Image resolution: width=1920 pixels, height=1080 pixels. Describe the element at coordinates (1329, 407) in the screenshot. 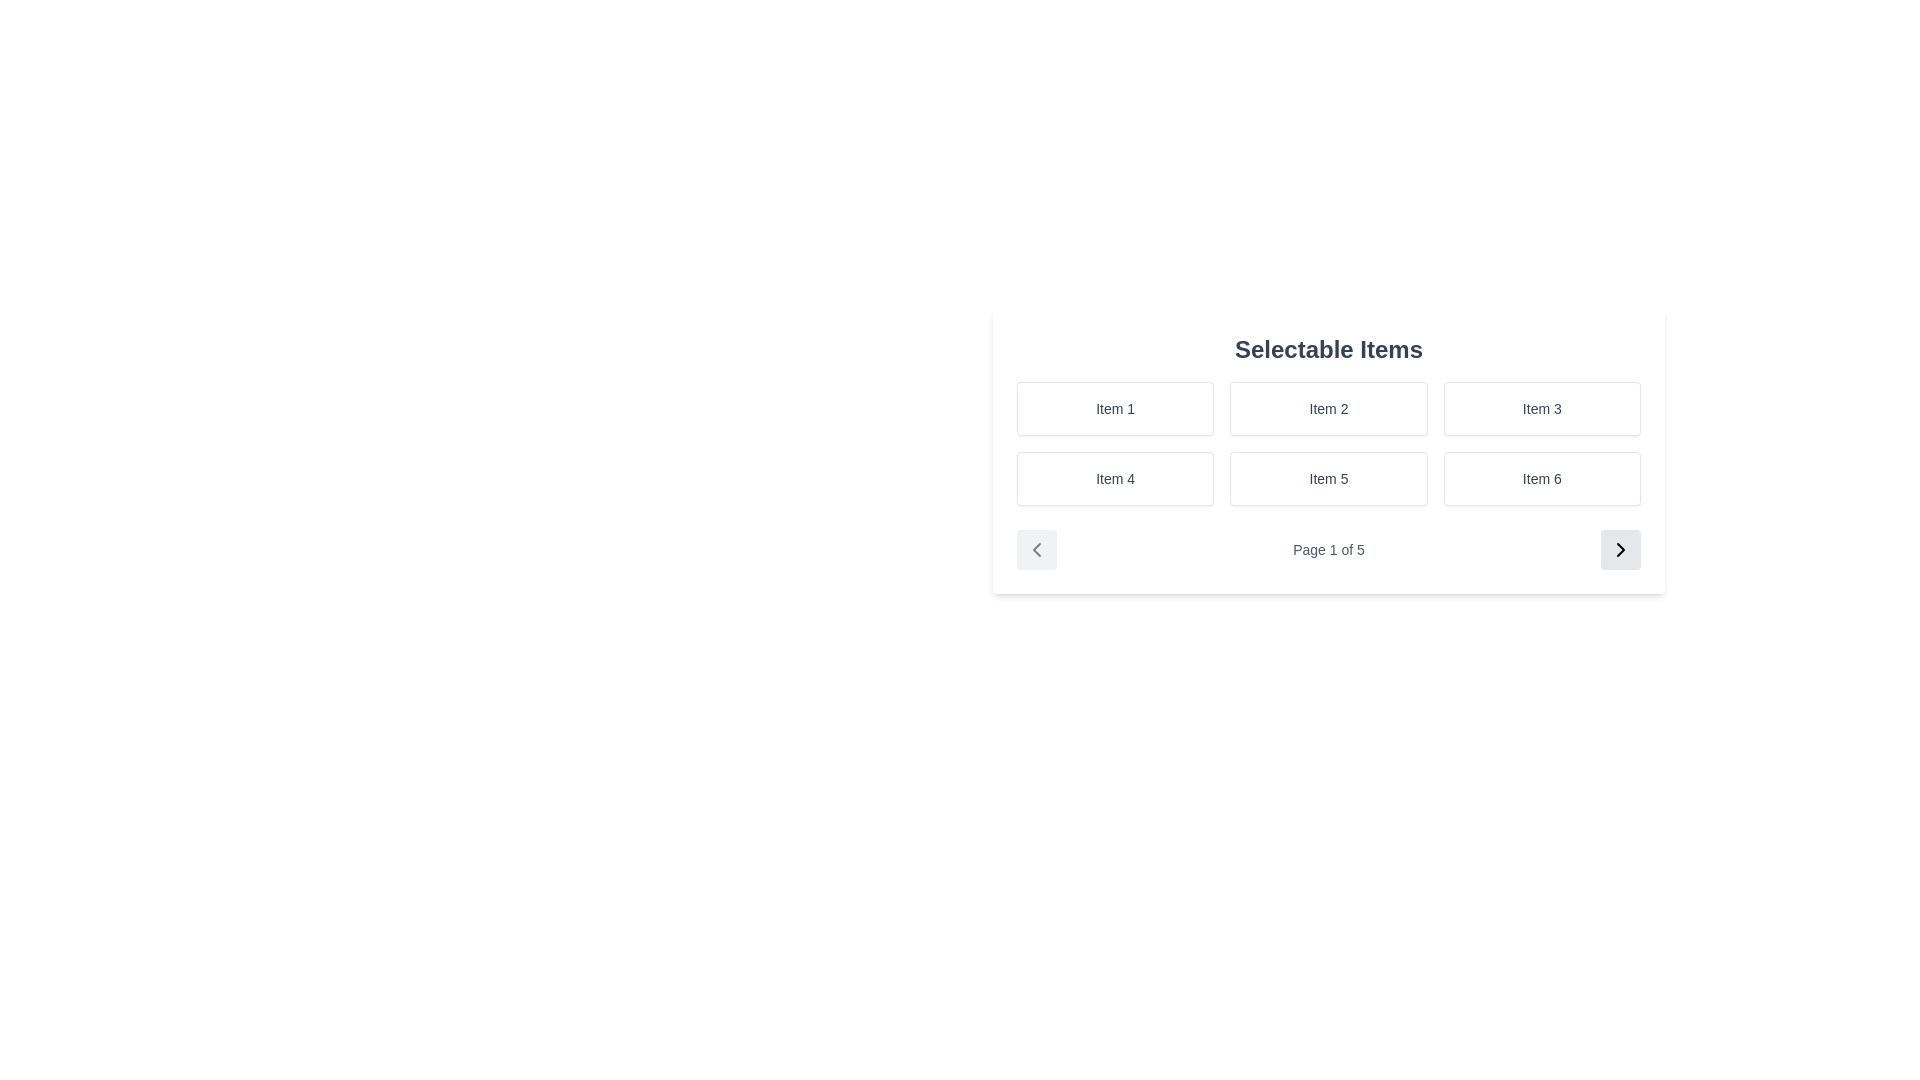

I see `the text label displaying 'Item 2' in the first row of the 2x3 grid layout under the heading 'Selectable Items'` at that location.